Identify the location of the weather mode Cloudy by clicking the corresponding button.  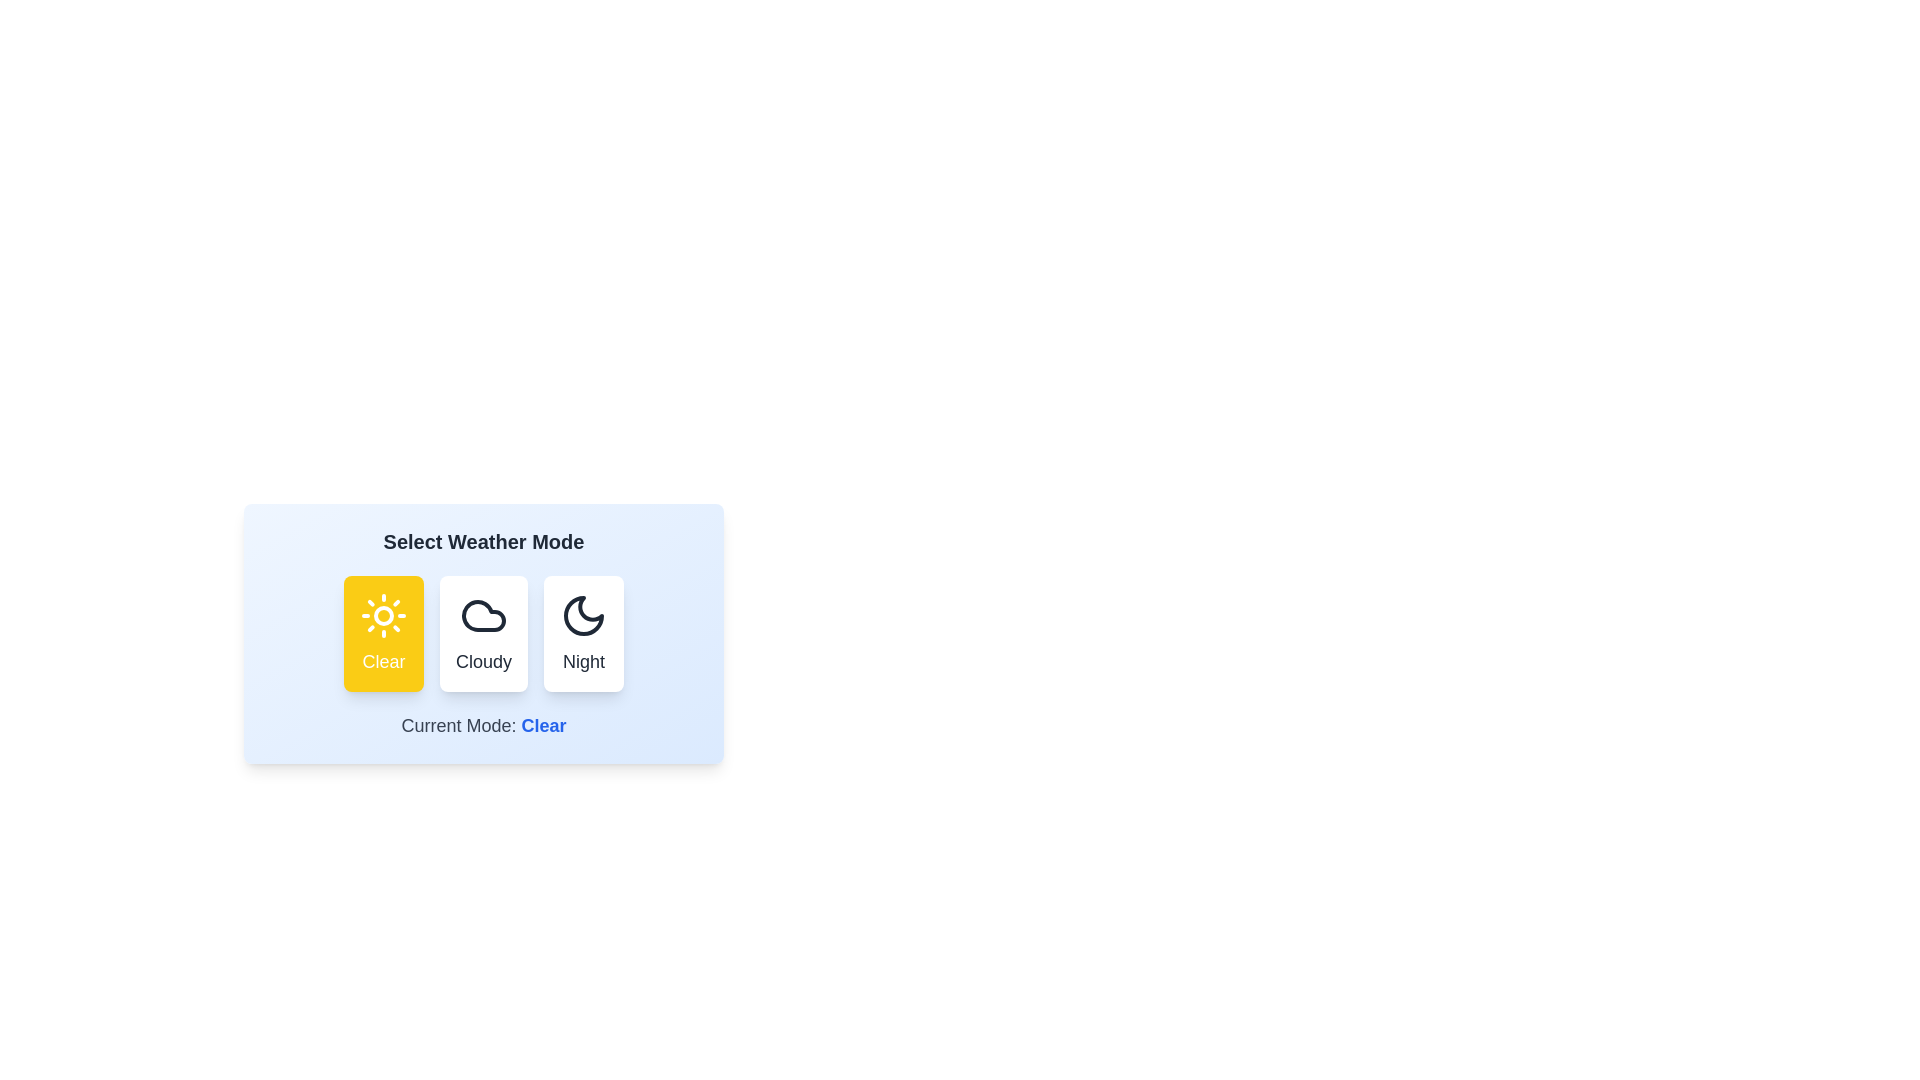
(484, 633).